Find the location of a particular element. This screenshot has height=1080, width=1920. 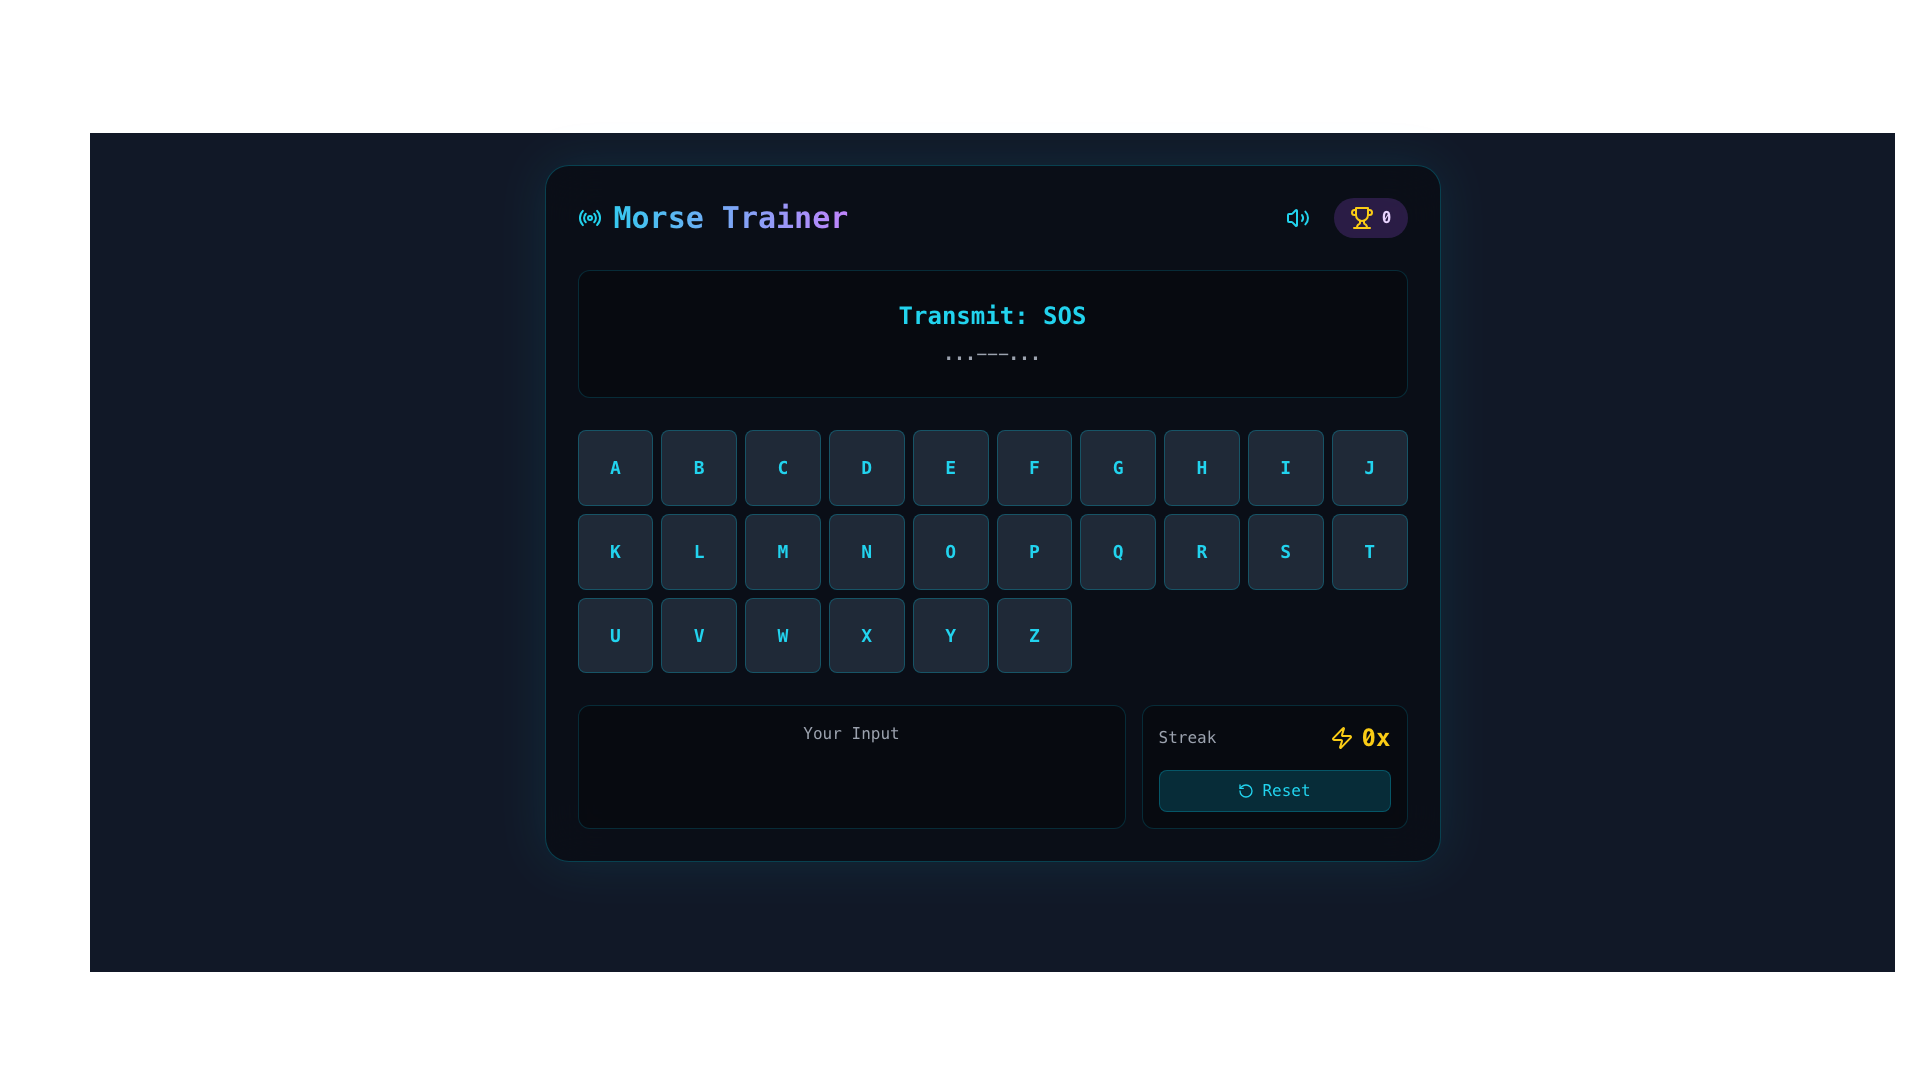

the button representing the letter 'O' in the second row, sixth position of the alphabet button grid to trigger hover effects is located at coordinates (949, 551).